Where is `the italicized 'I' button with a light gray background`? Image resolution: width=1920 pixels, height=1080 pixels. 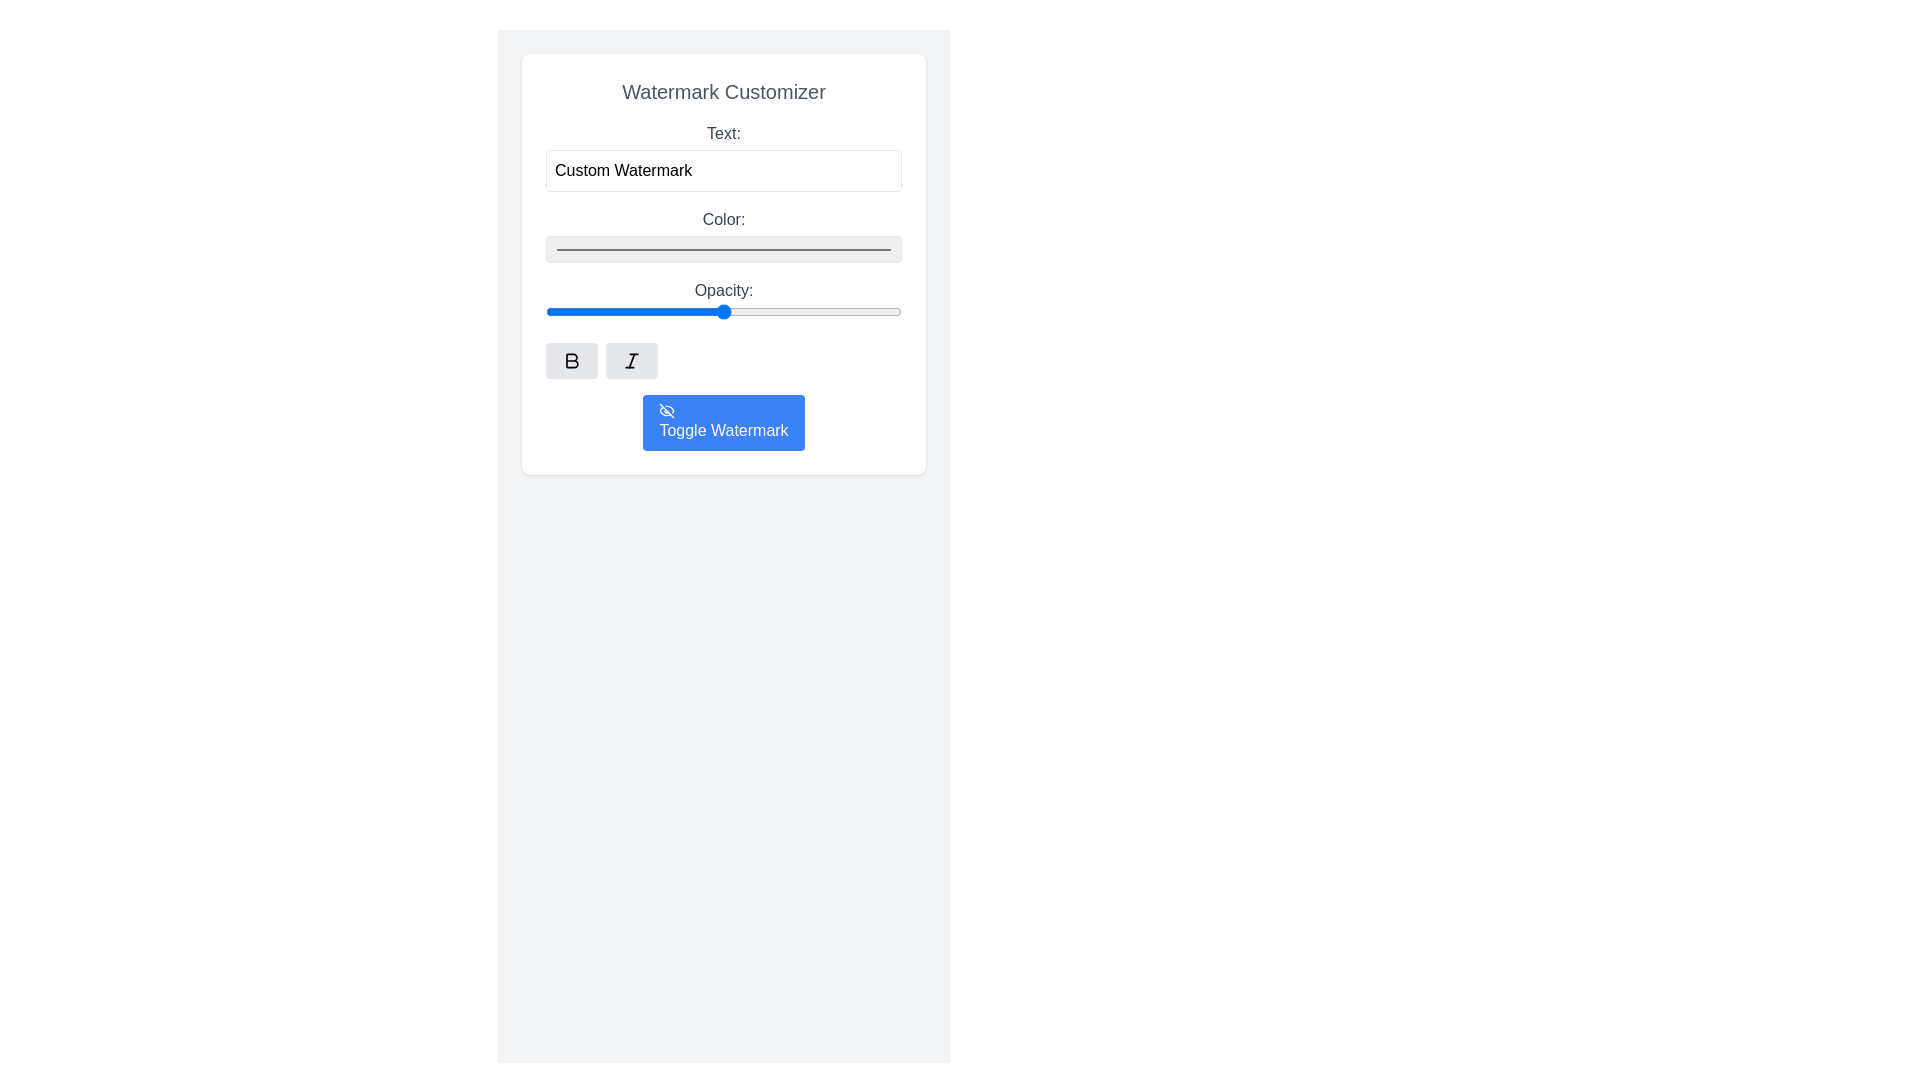 the italicized 'I' button with a light gray background is located at coordinates (631, 361).